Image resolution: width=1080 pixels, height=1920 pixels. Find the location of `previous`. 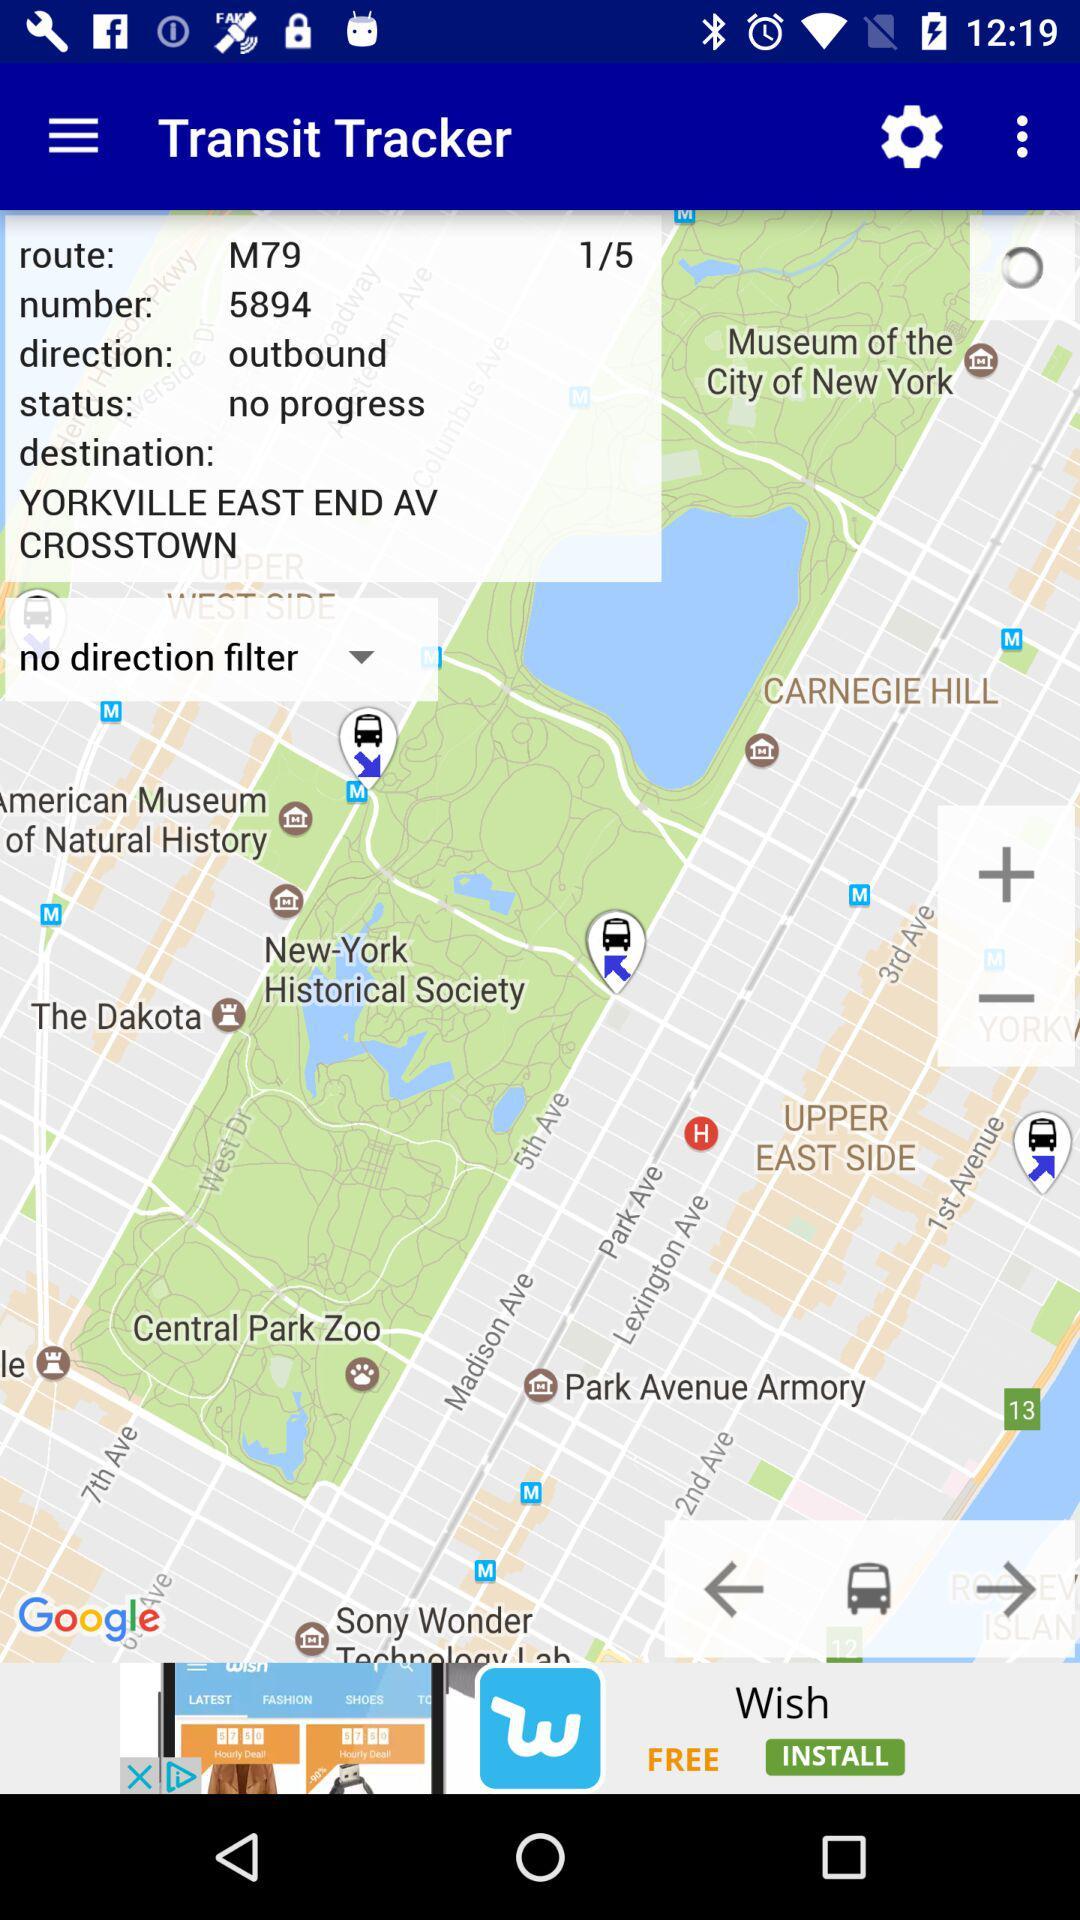

previous is located at coordinates (733, 1587).